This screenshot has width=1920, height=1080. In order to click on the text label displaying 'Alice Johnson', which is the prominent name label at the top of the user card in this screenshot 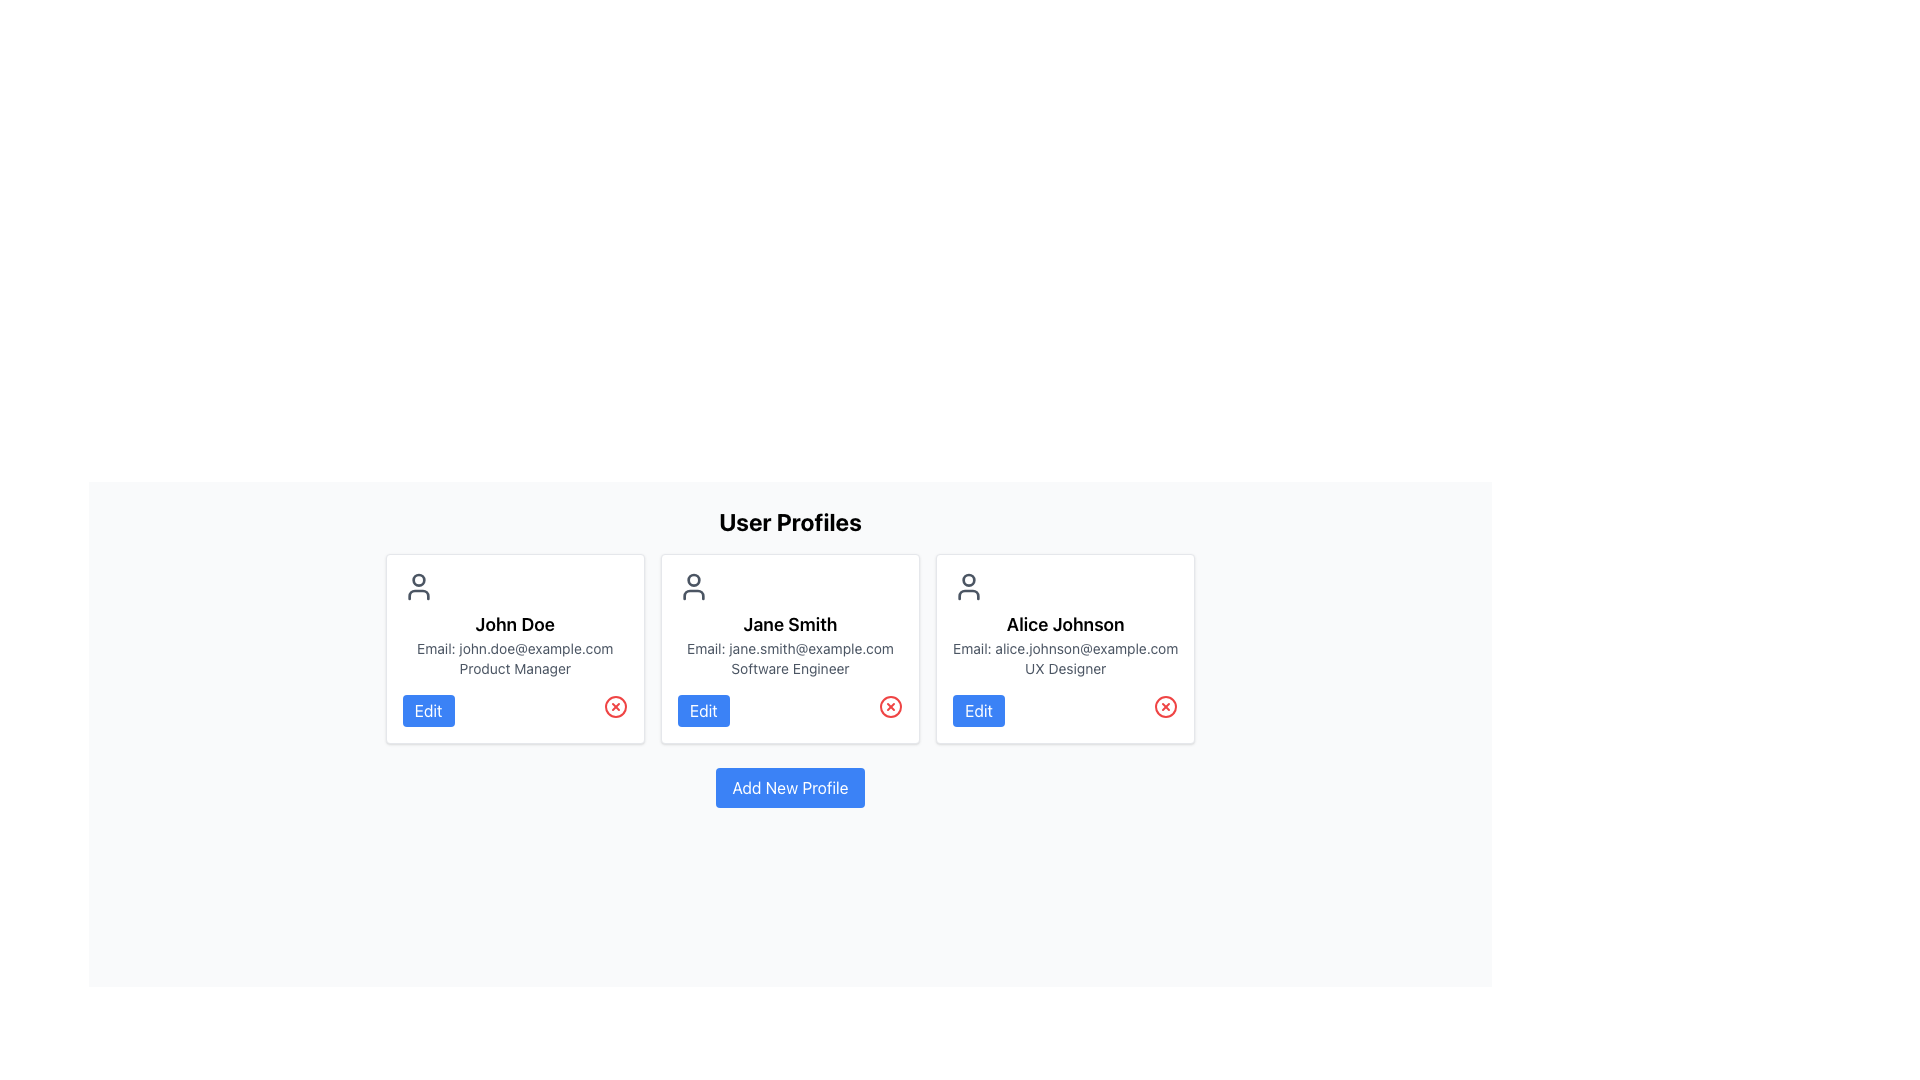, I will do `click(1064, 623)`.